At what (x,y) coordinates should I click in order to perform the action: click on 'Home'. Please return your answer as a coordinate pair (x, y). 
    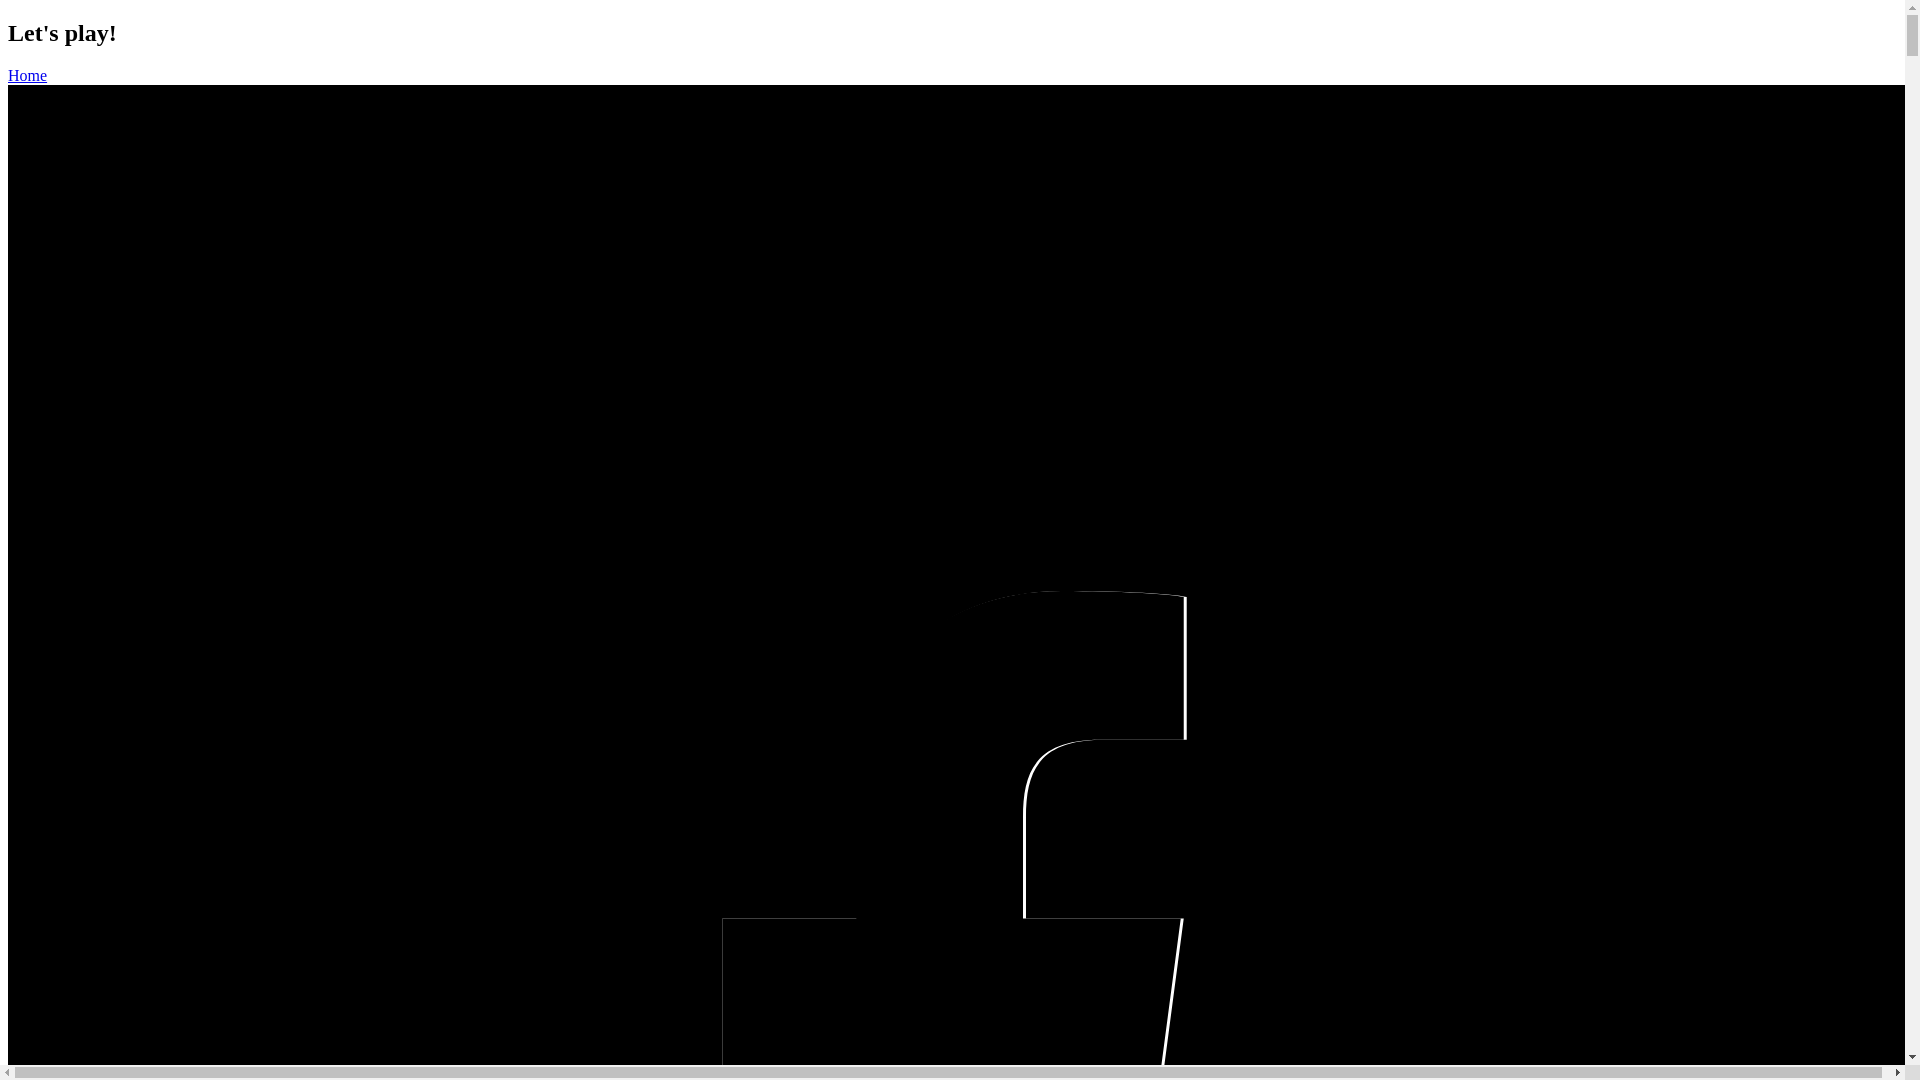
    Looking at the image, I should click on (8, 74).